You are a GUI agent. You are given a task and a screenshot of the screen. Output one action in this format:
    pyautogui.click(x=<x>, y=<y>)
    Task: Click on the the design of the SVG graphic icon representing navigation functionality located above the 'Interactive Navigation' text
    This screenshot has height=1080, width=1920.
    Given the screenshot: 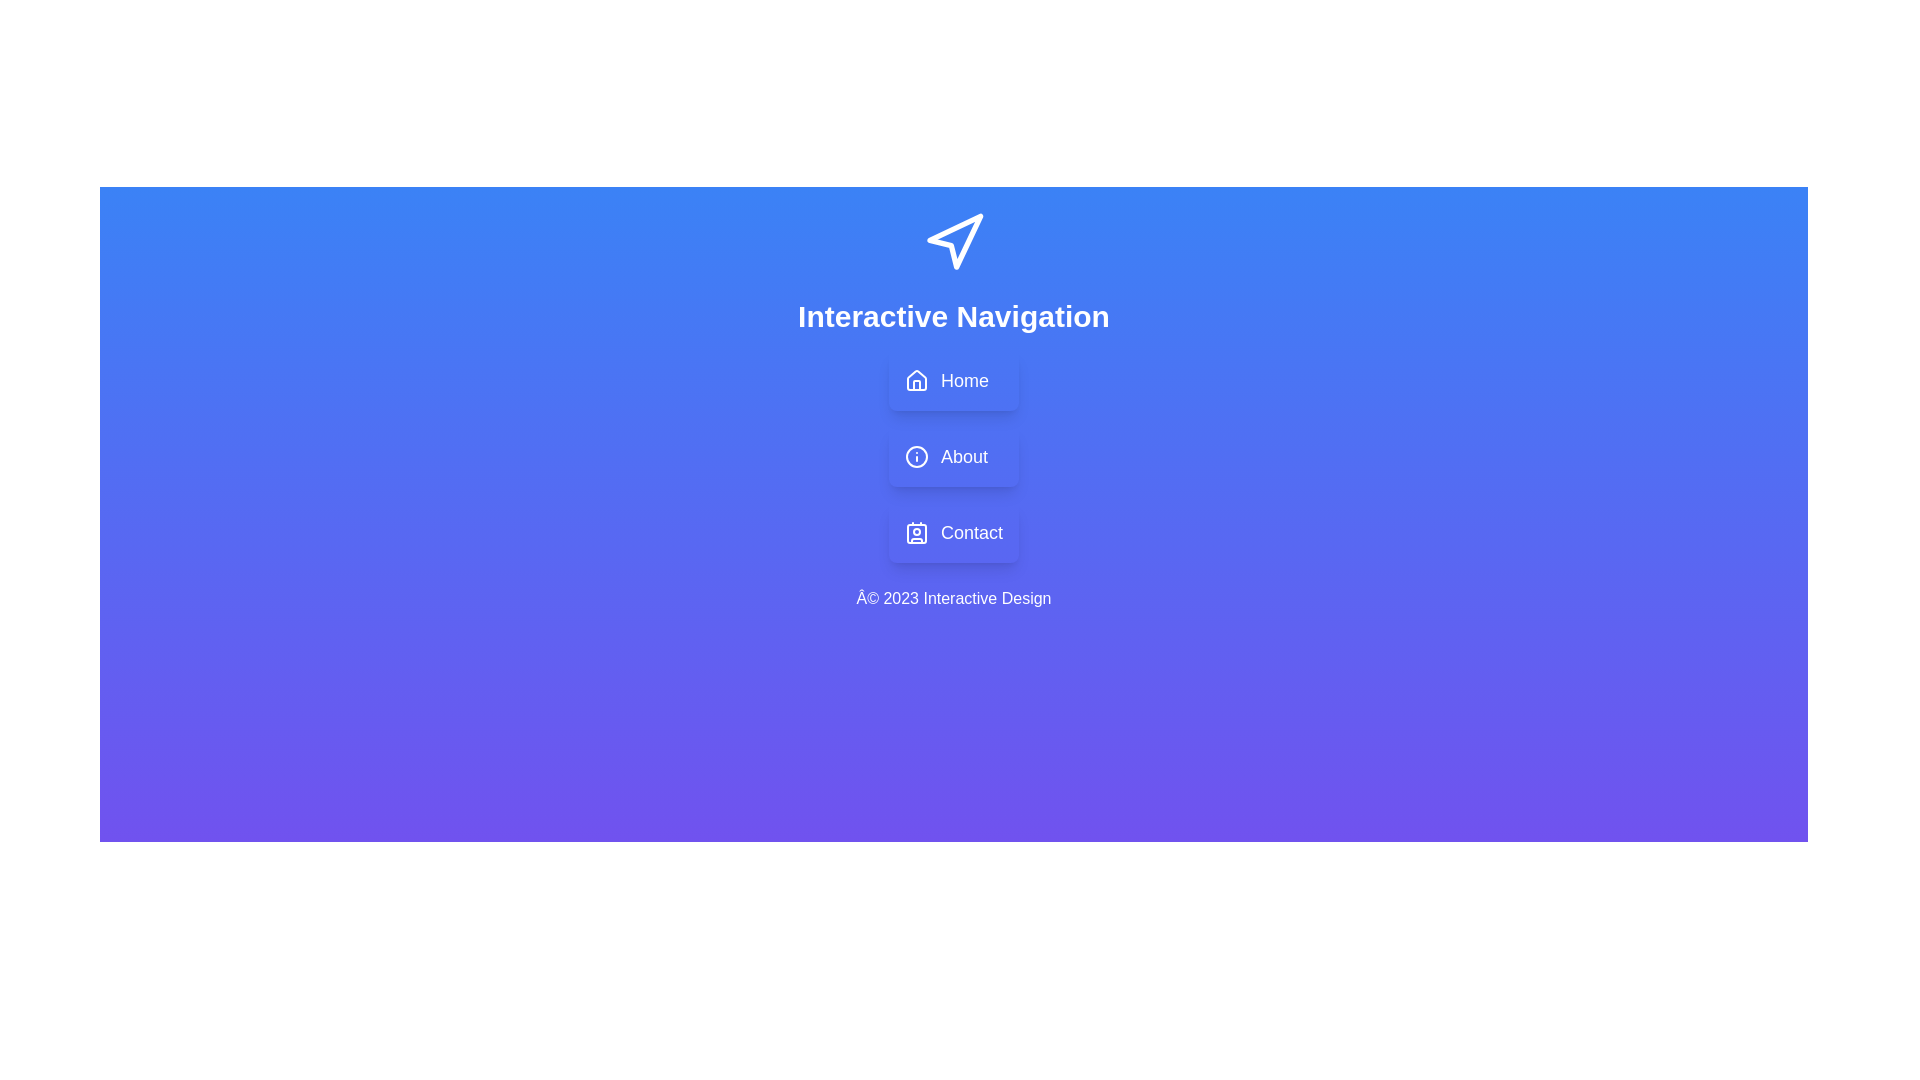 What is the action you would take?
    pyautogui.click(x=954, y=240)
    